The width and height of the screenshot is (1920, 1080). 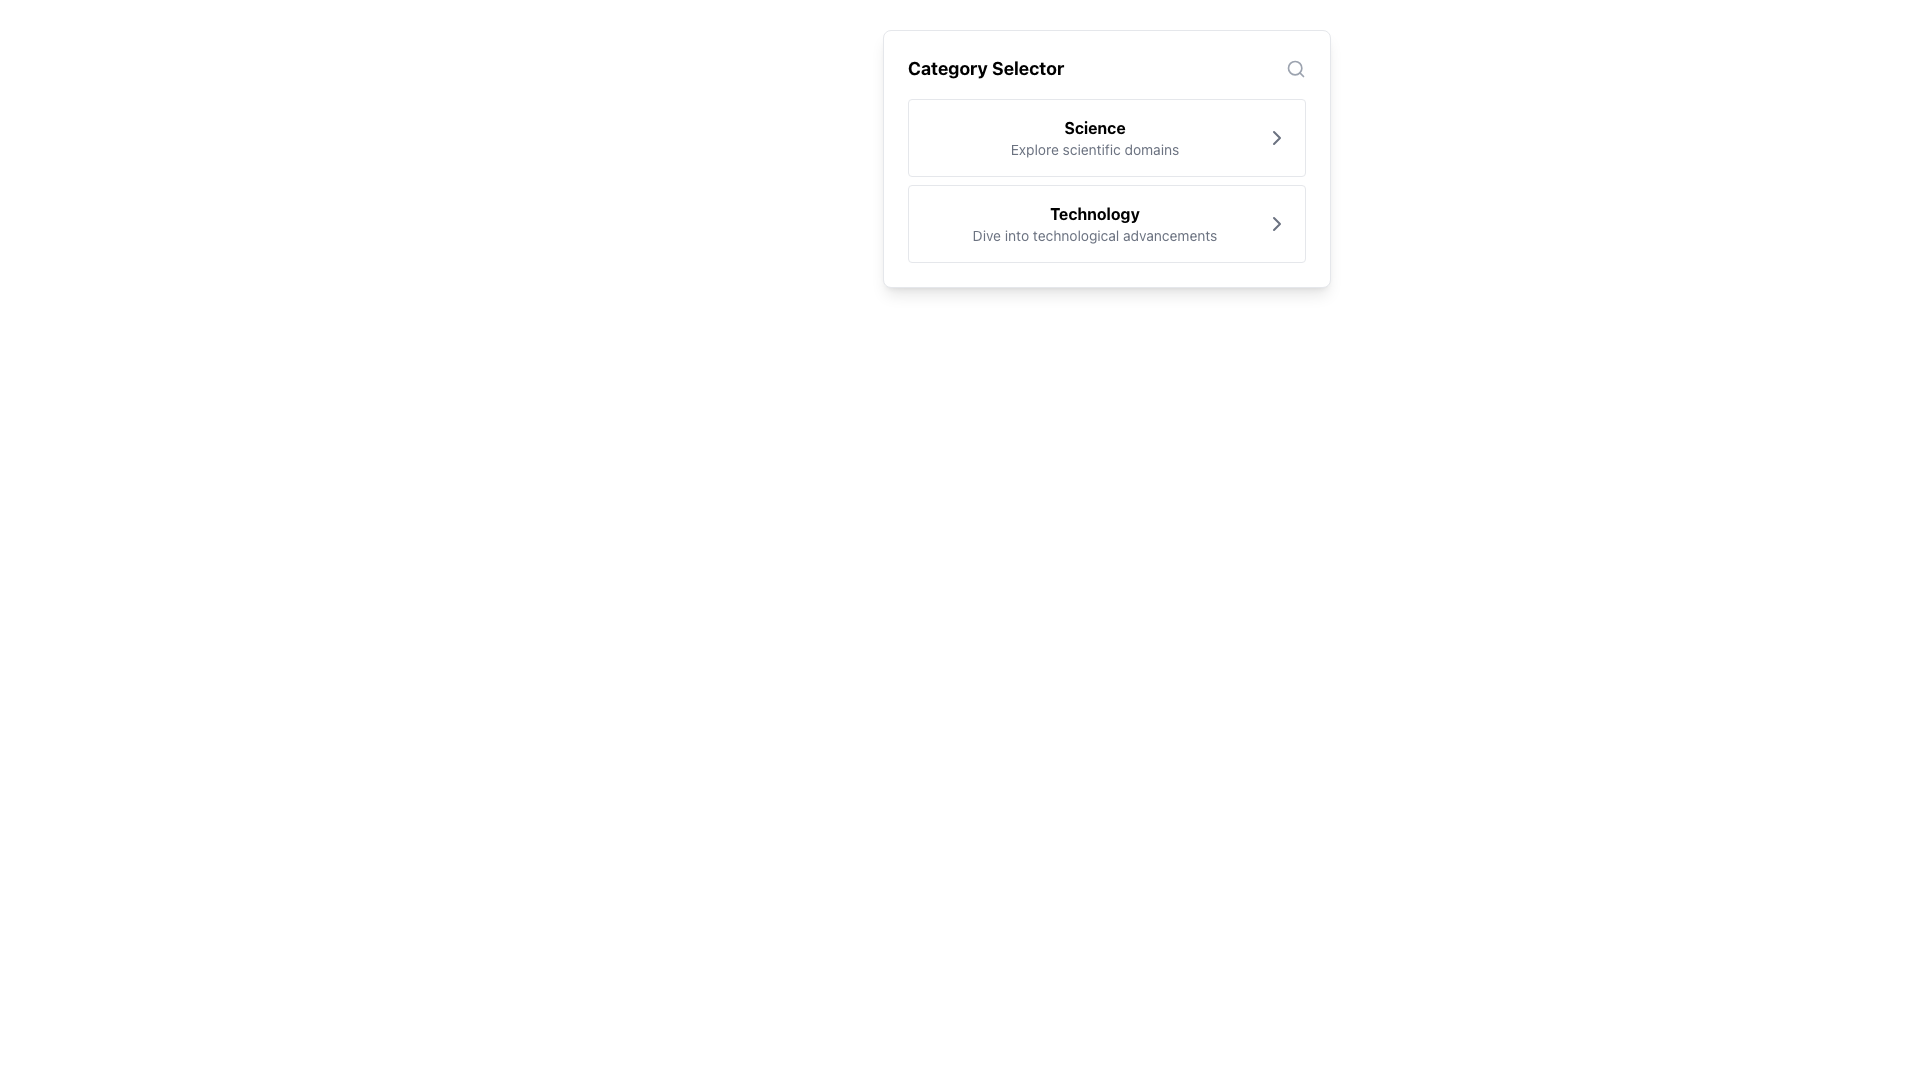 I want to click on the icon, so click(x=1275, y=137).